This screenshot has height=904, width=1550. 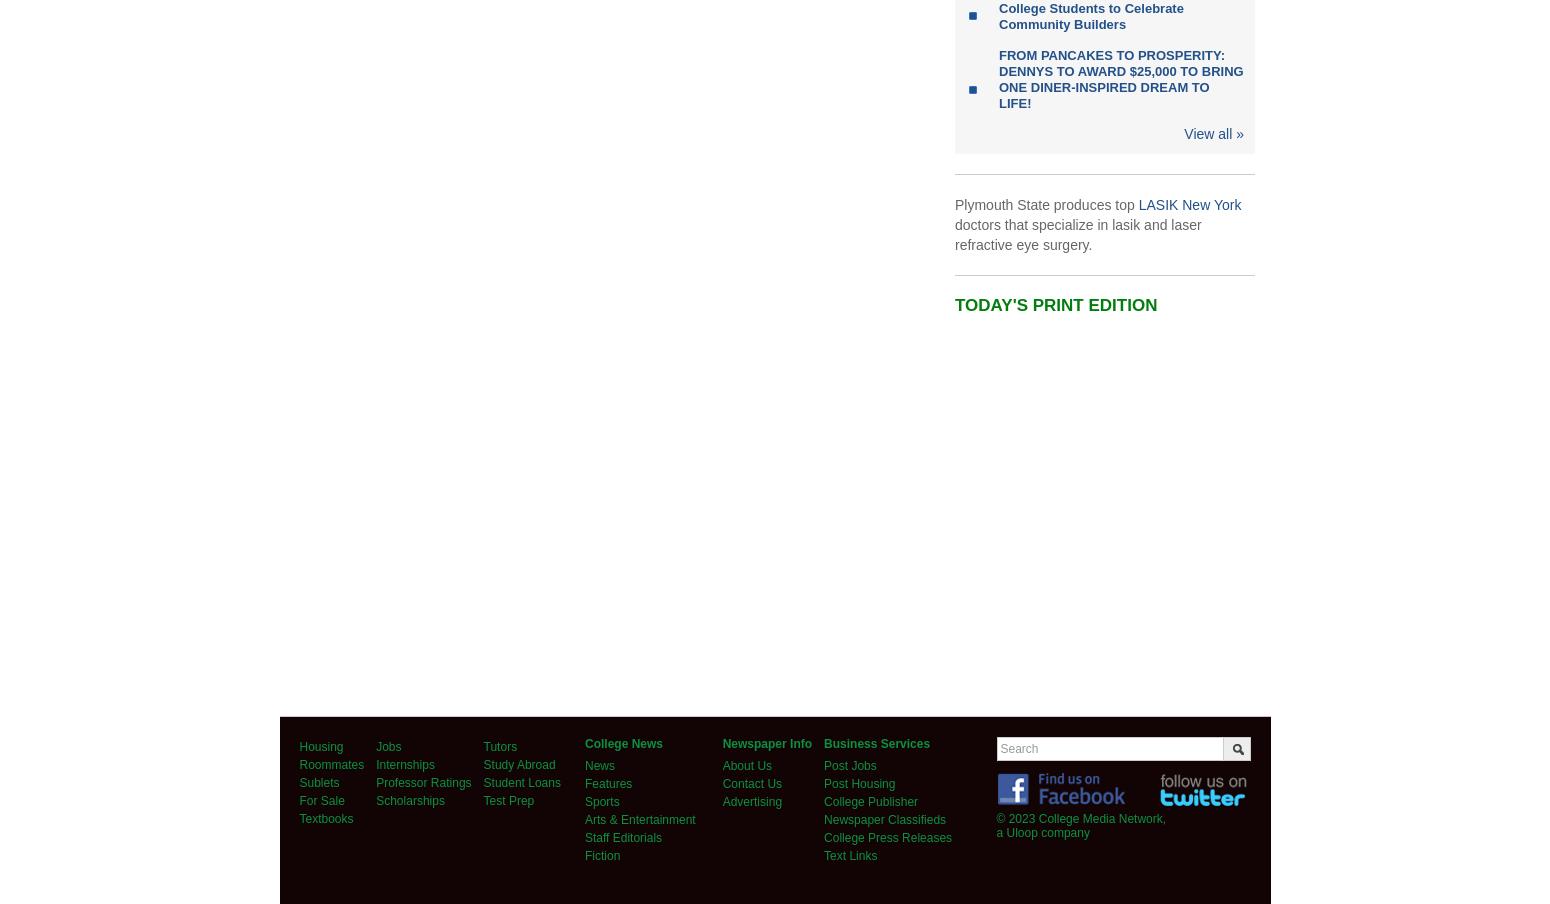 I want to click on 'News', so click(x=599, y=765).